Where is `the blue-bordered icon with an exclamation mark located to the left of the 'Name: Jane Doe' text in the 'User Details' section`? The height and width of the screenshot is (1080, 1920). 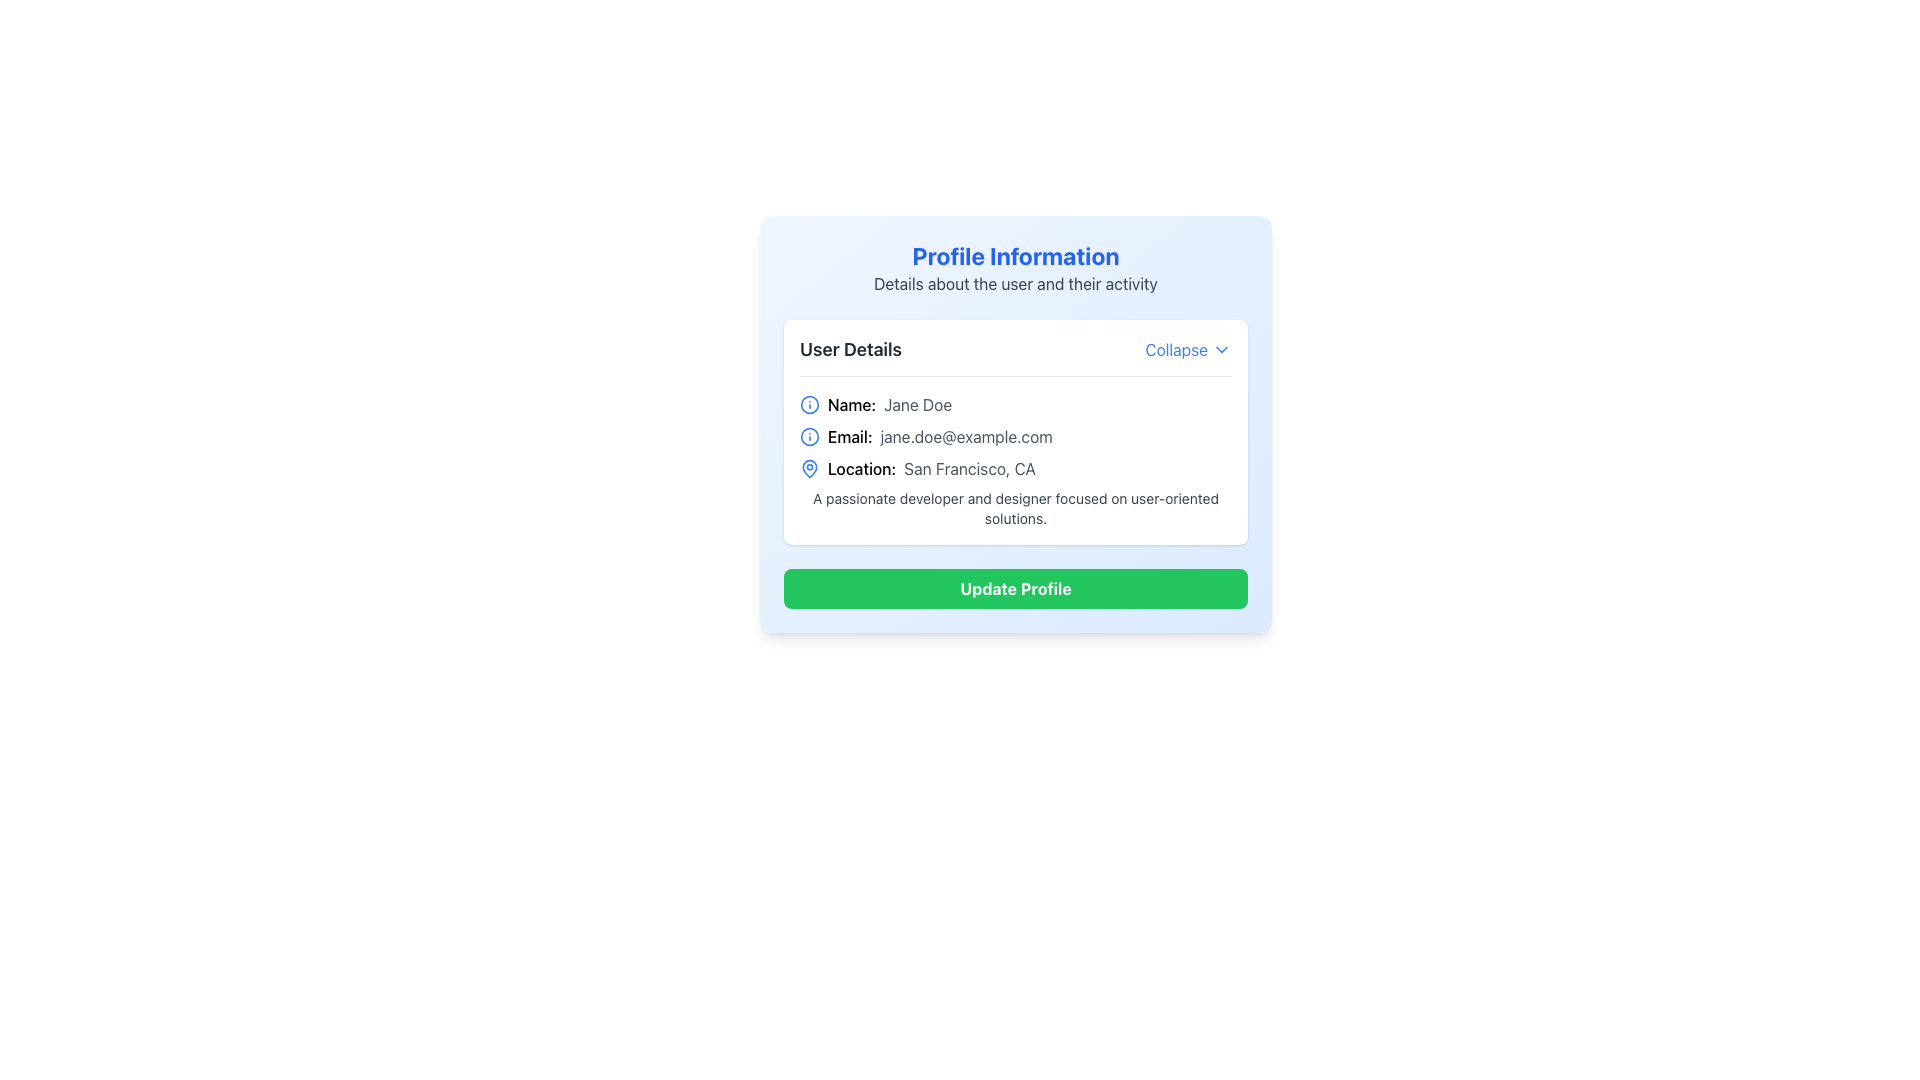
the blue-bordered icon with an exclamation mark located to the left of the 'Name: Jane Doe' text in the 'User Details' section is located at coordinates (810, 405).